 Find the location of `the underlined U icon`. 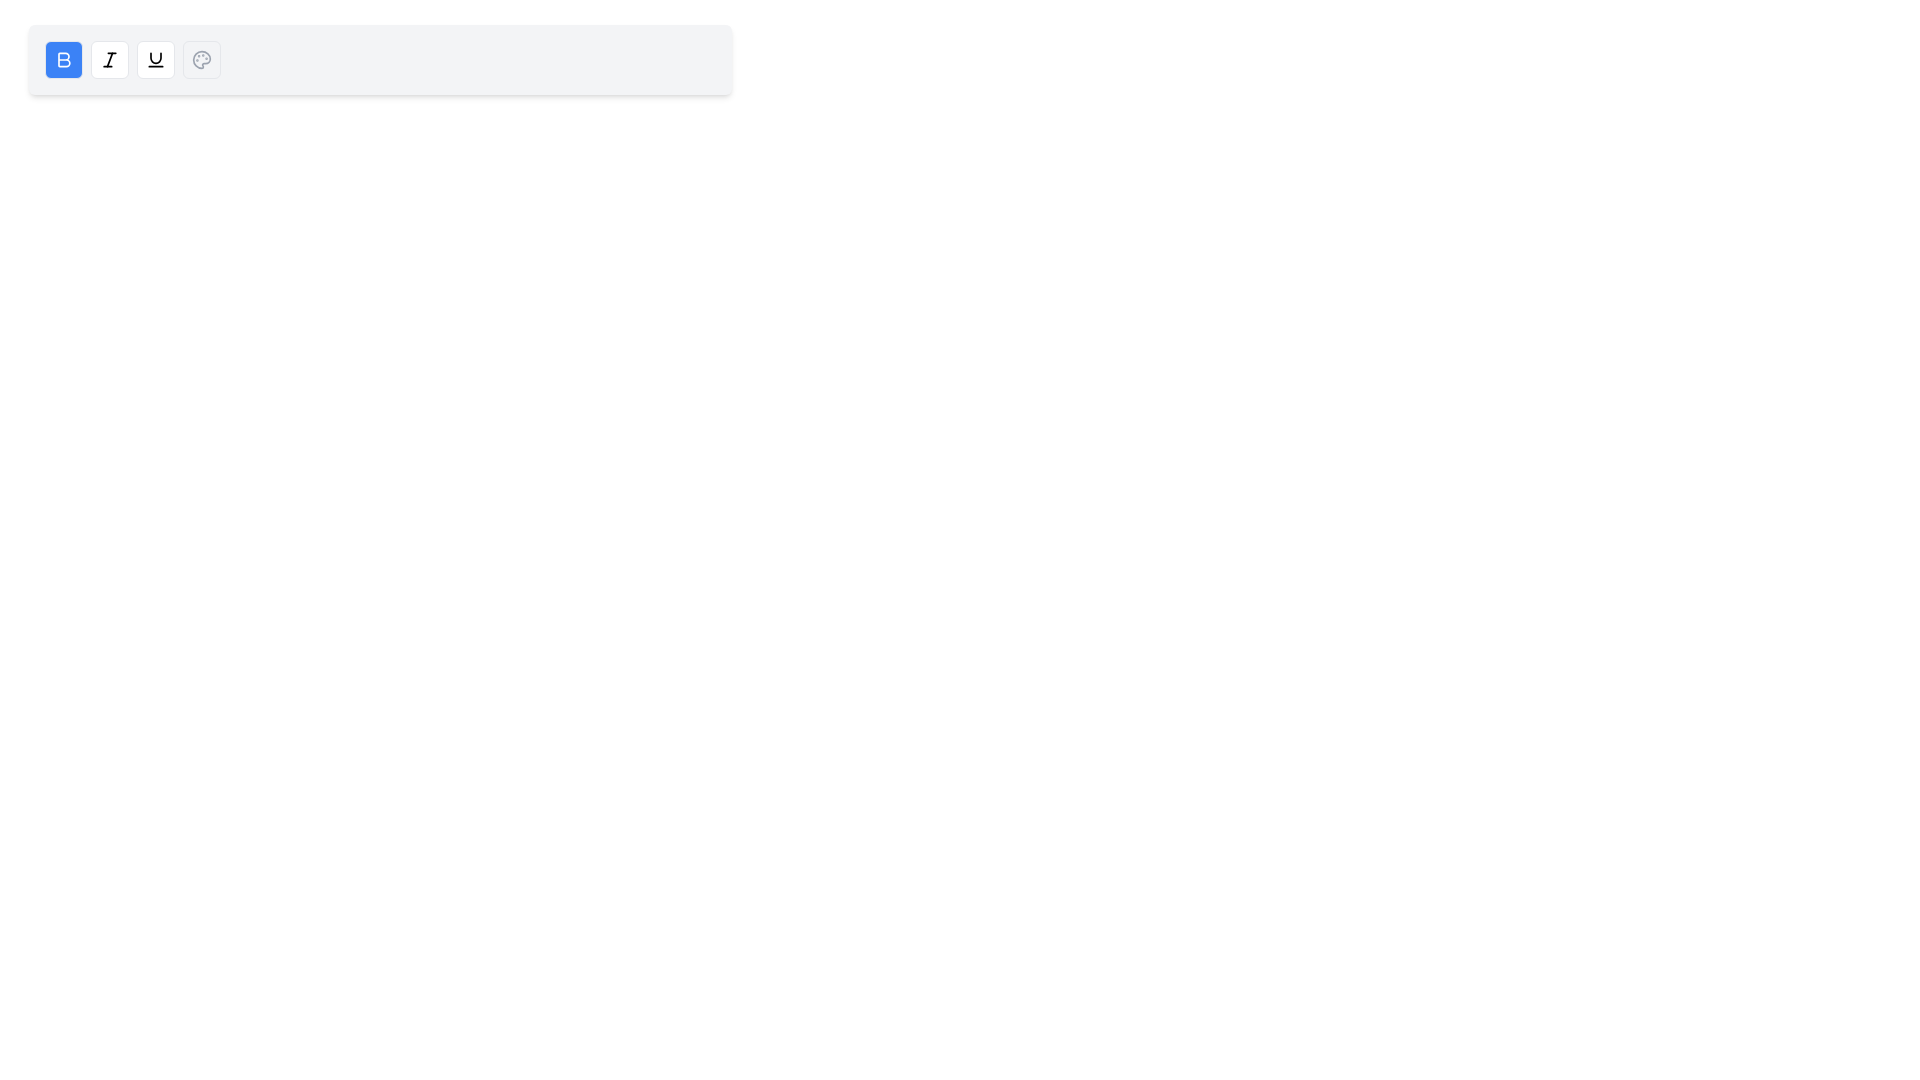

the underlined U icon is located at coordinates (155, 59).